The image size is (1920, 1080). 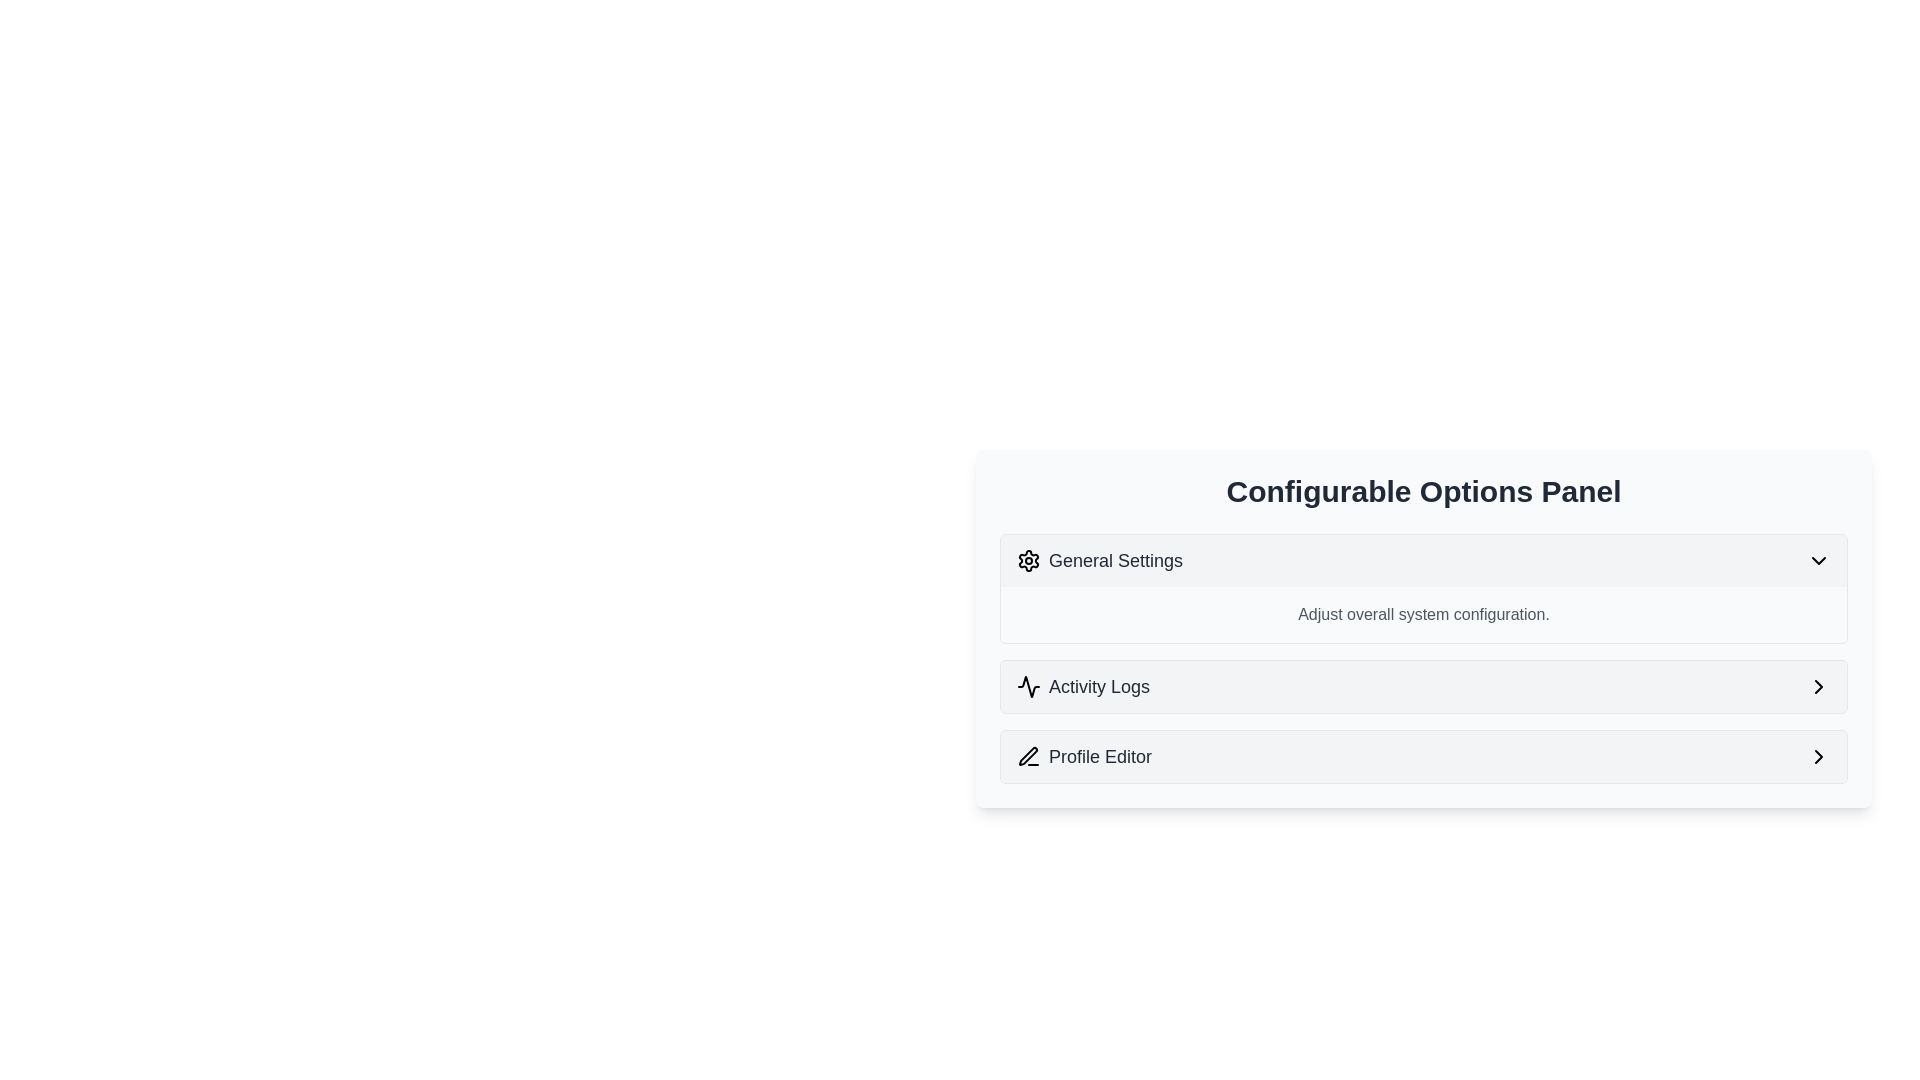 I want to click on the rightward-pointing chevron SVG icon located next to the 'Profile Editor' option in the 'Configurable Options Panel', so click(x=1819, y=685).